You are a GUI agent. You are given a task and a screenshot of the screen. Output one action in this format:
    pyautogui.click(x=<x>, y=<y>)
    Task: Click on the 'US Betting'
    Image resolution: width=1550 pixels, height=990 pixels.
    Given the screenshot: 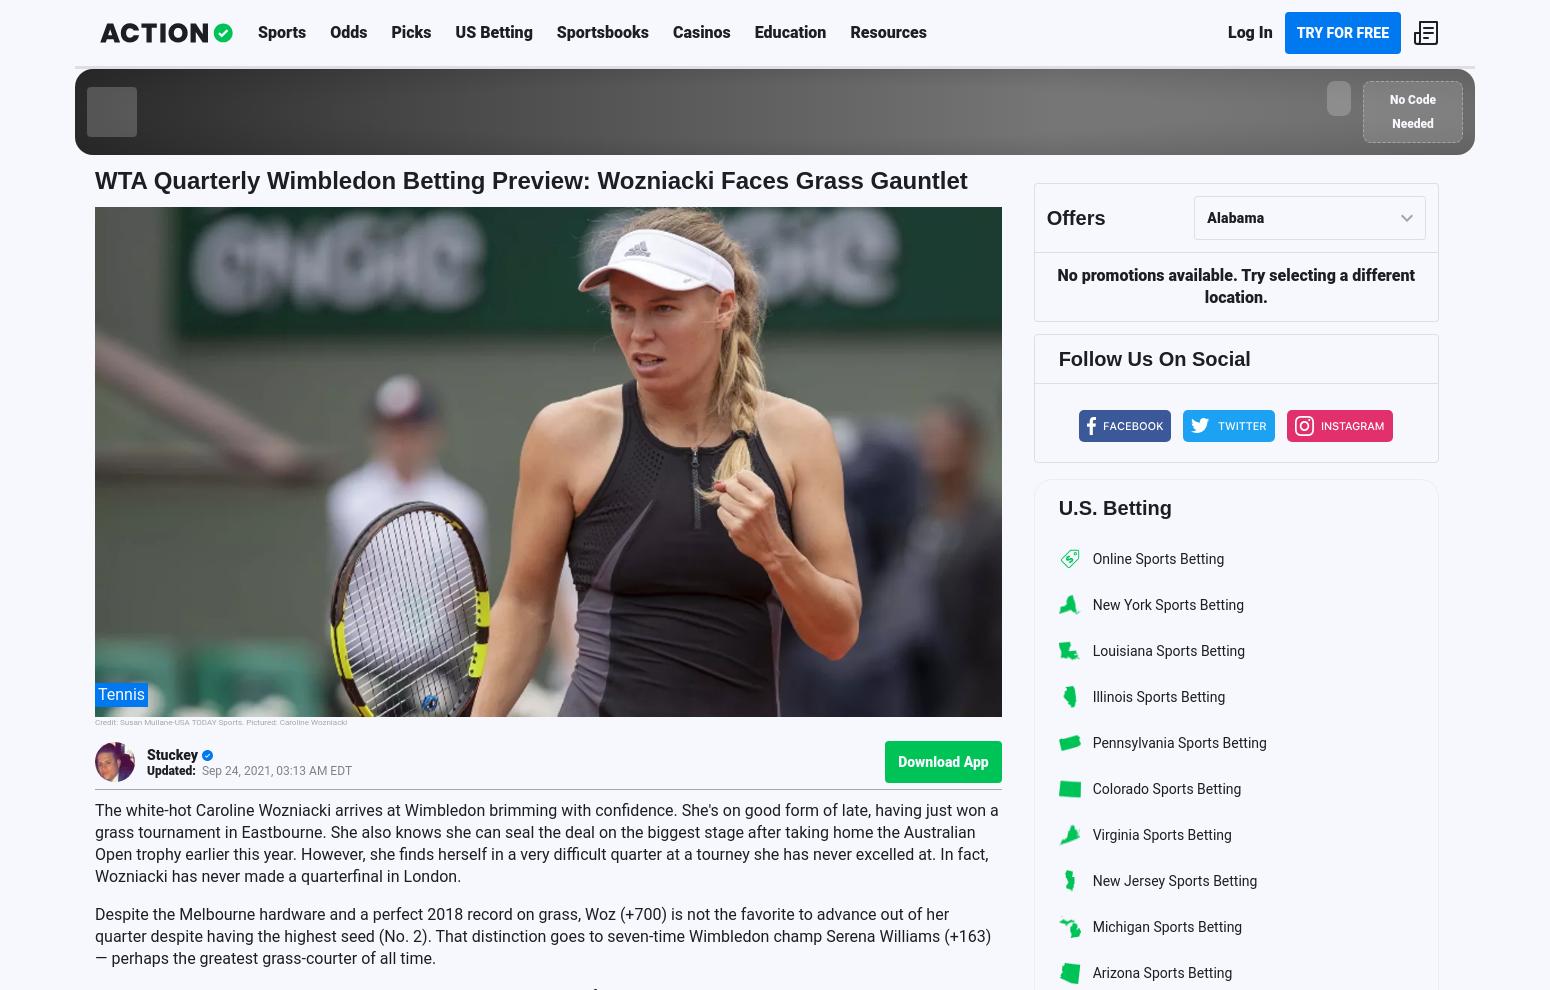 What is the action you would take?
    pyautogui.click(x=454, y=31)
    